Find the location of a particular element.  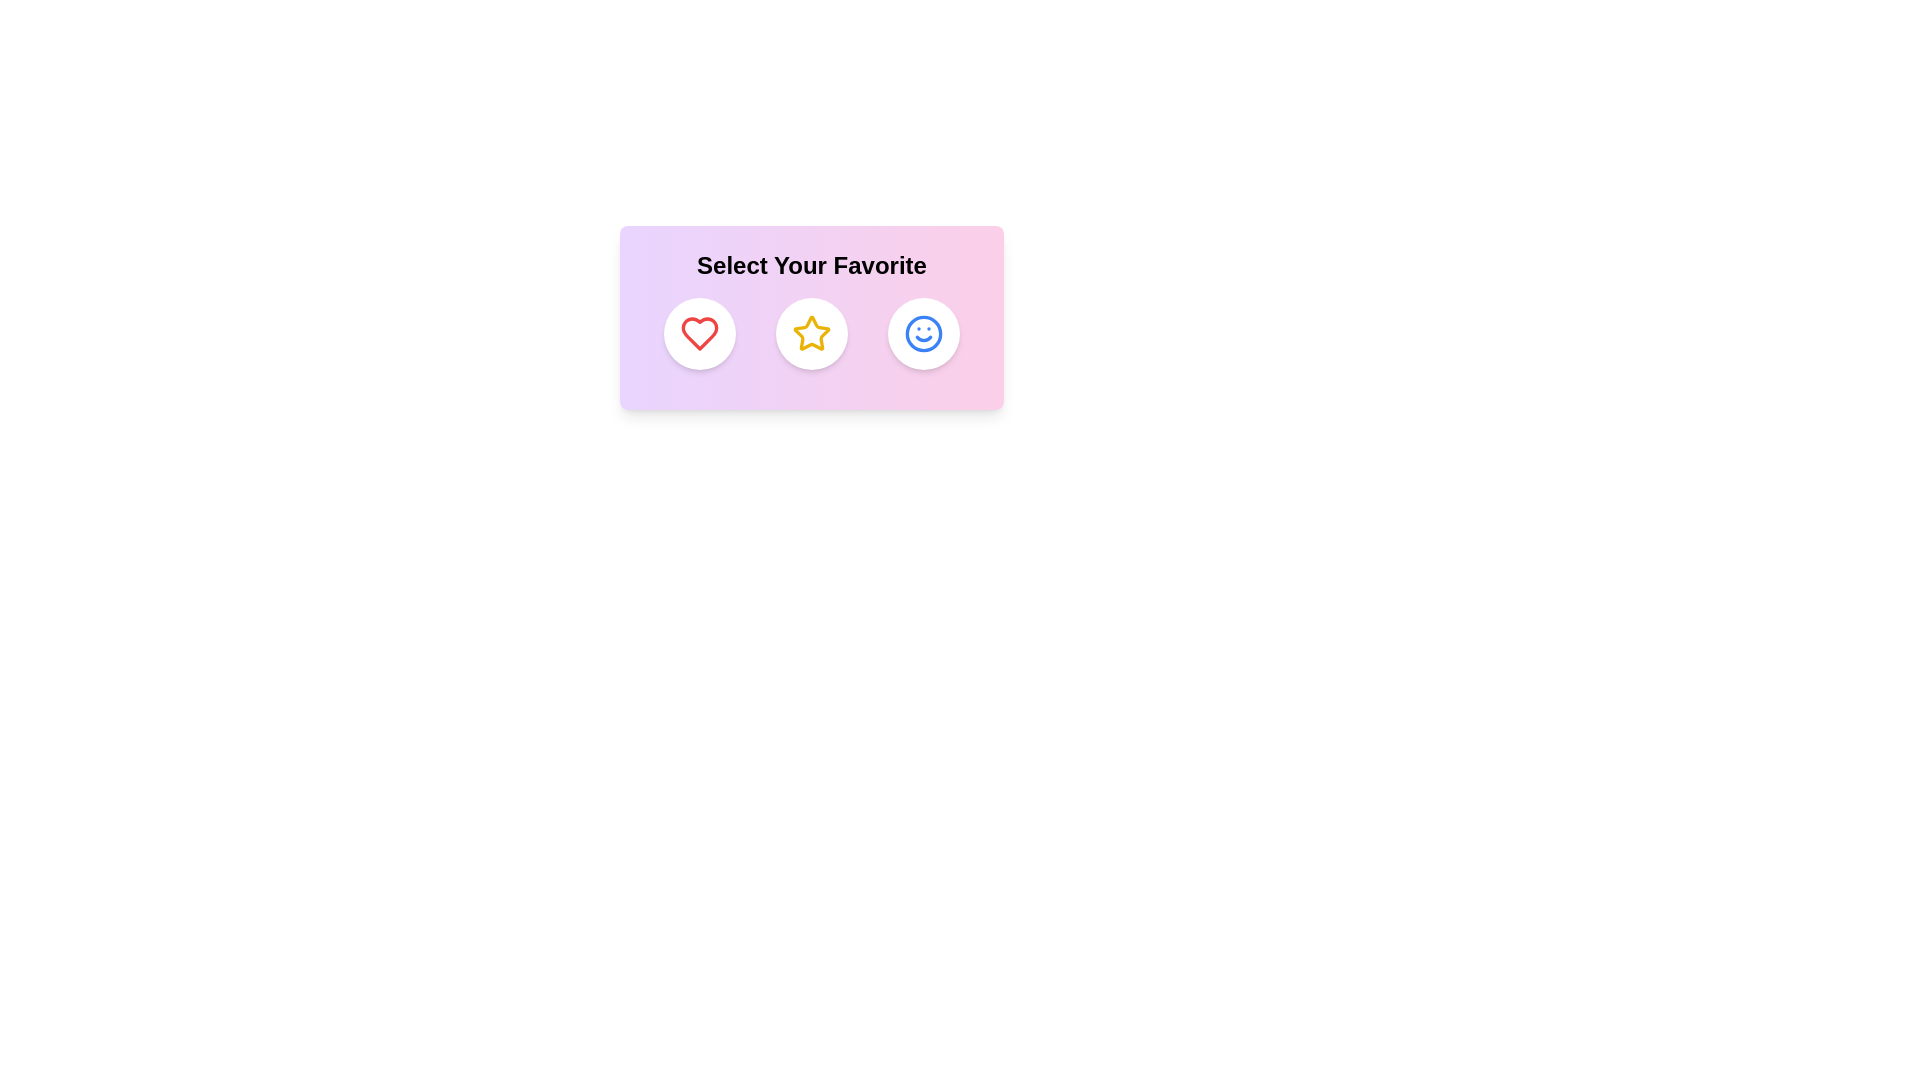

the Heart icon to observe its hover effect is located at coordinates (700, 333).